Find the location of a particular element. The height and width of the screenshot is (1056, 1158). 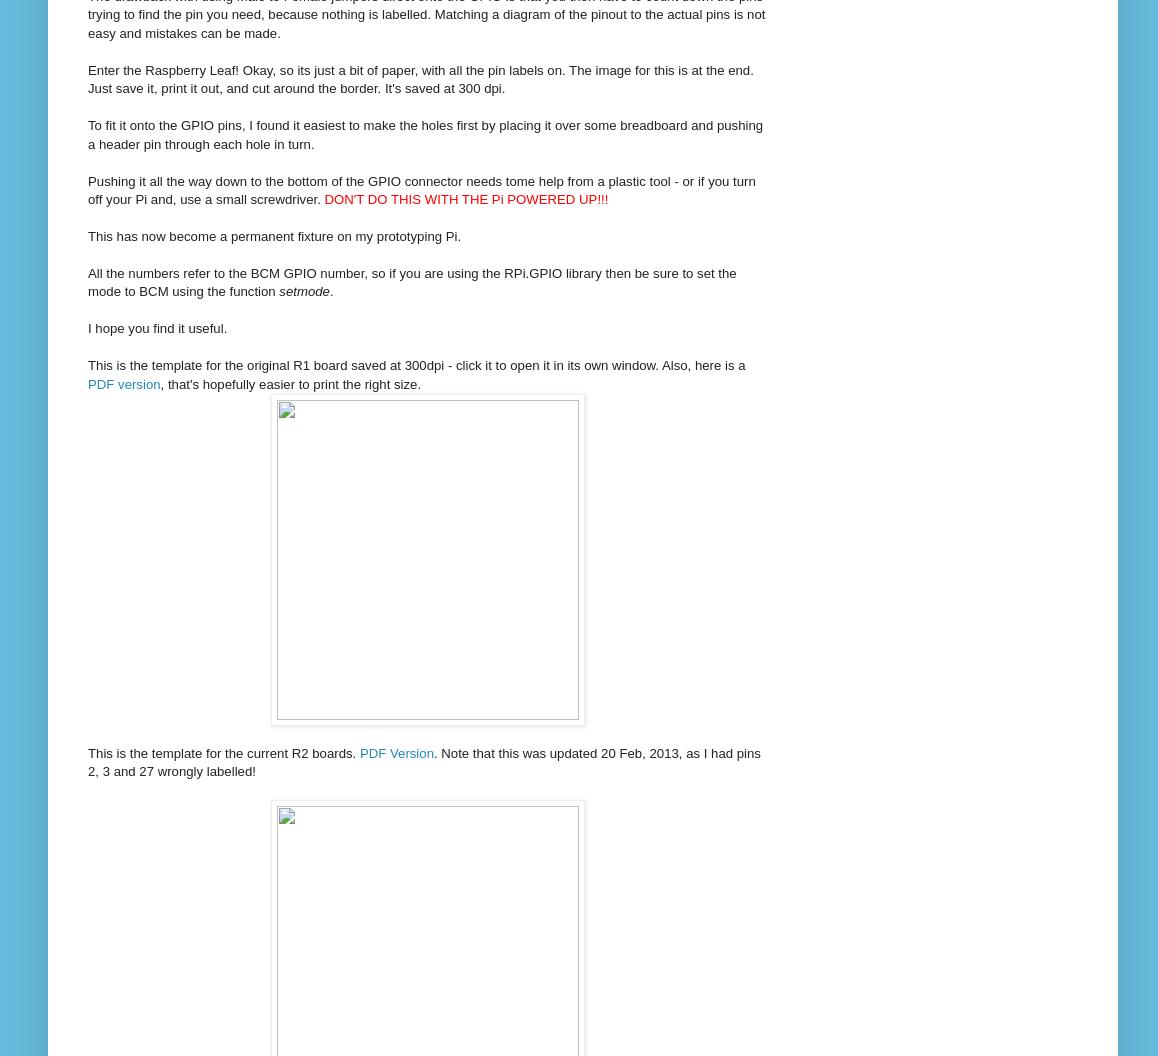

'Enter the Raspberry Leaf! Okay, so its just a bit of paper, with all the pin labels on. The image for this is at the end. Just save it, print it out, and cut around the border. It's saved at 300 dpi.' is located at coordinates (420, 77).